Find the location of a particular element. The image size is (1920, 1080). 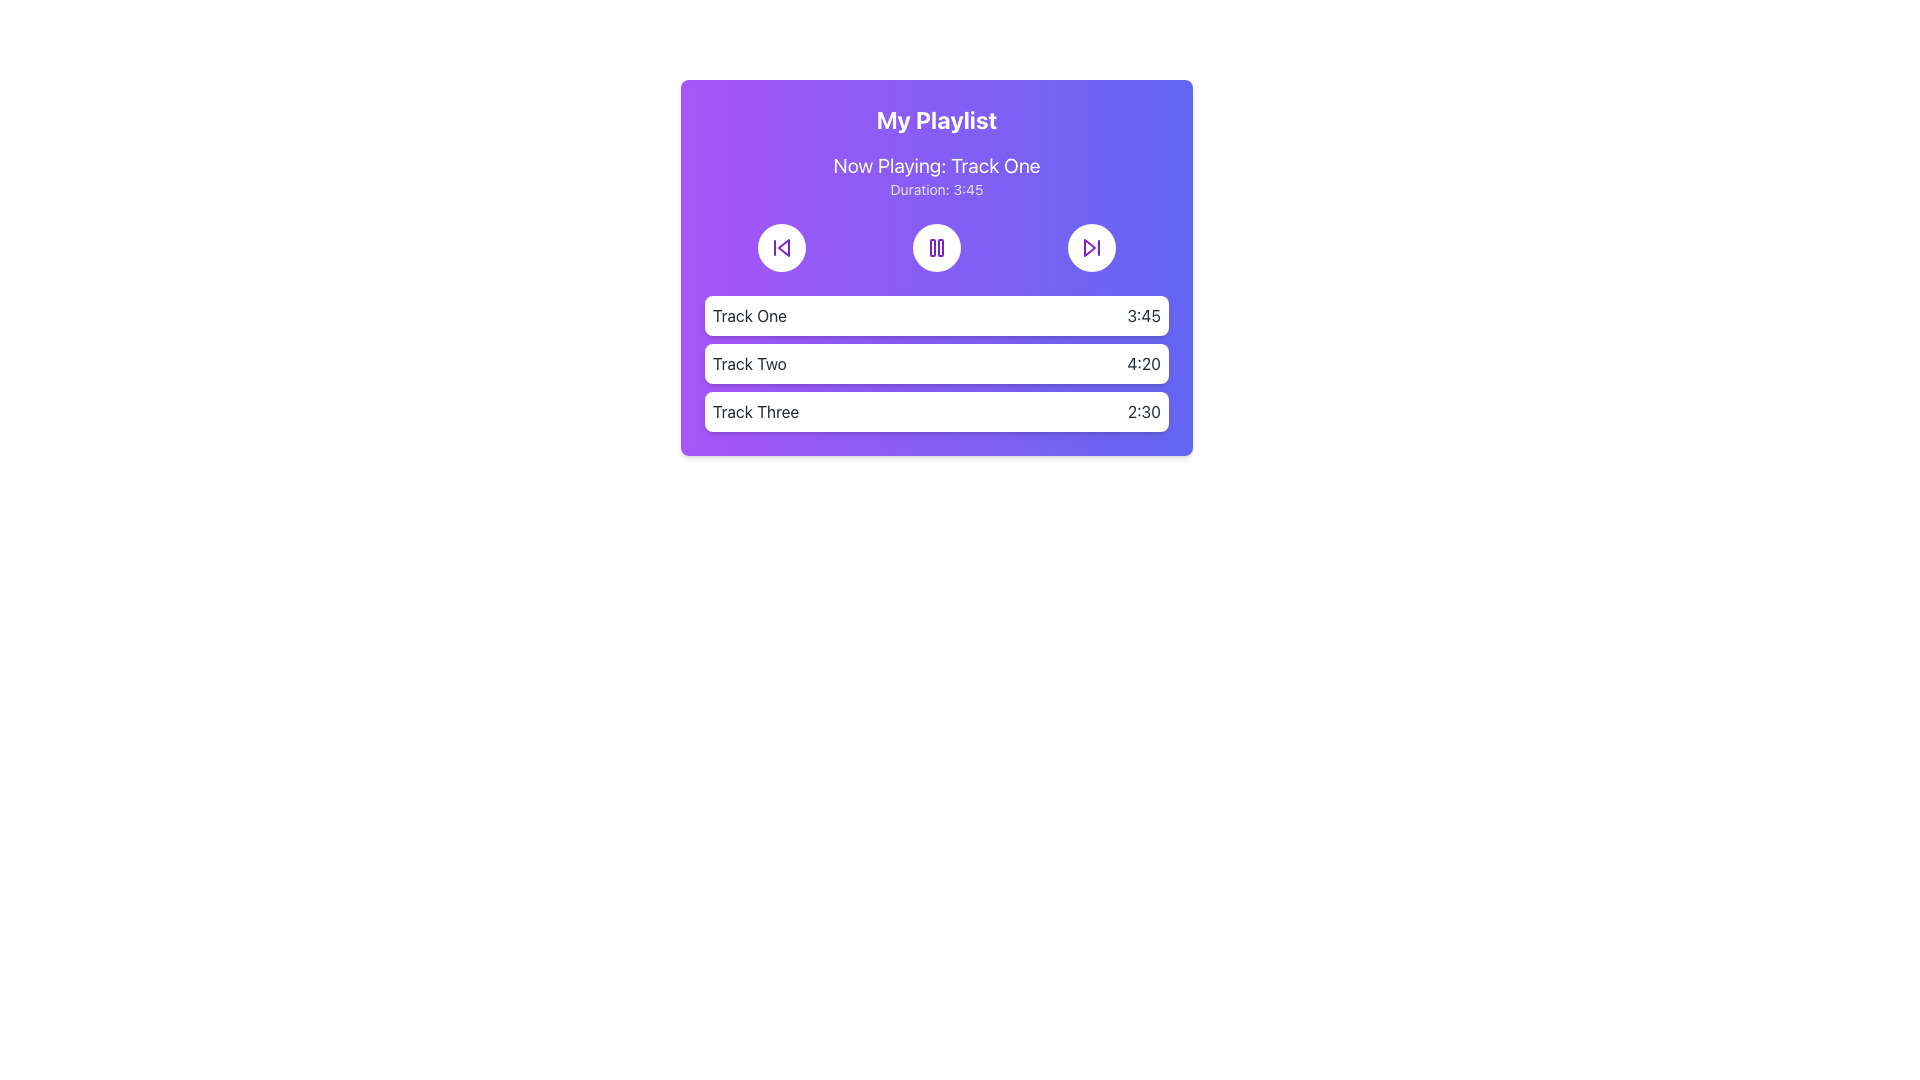

the List Item displaying 'Track Two' with a time of '4:20' is located at coordinates (935, 363).